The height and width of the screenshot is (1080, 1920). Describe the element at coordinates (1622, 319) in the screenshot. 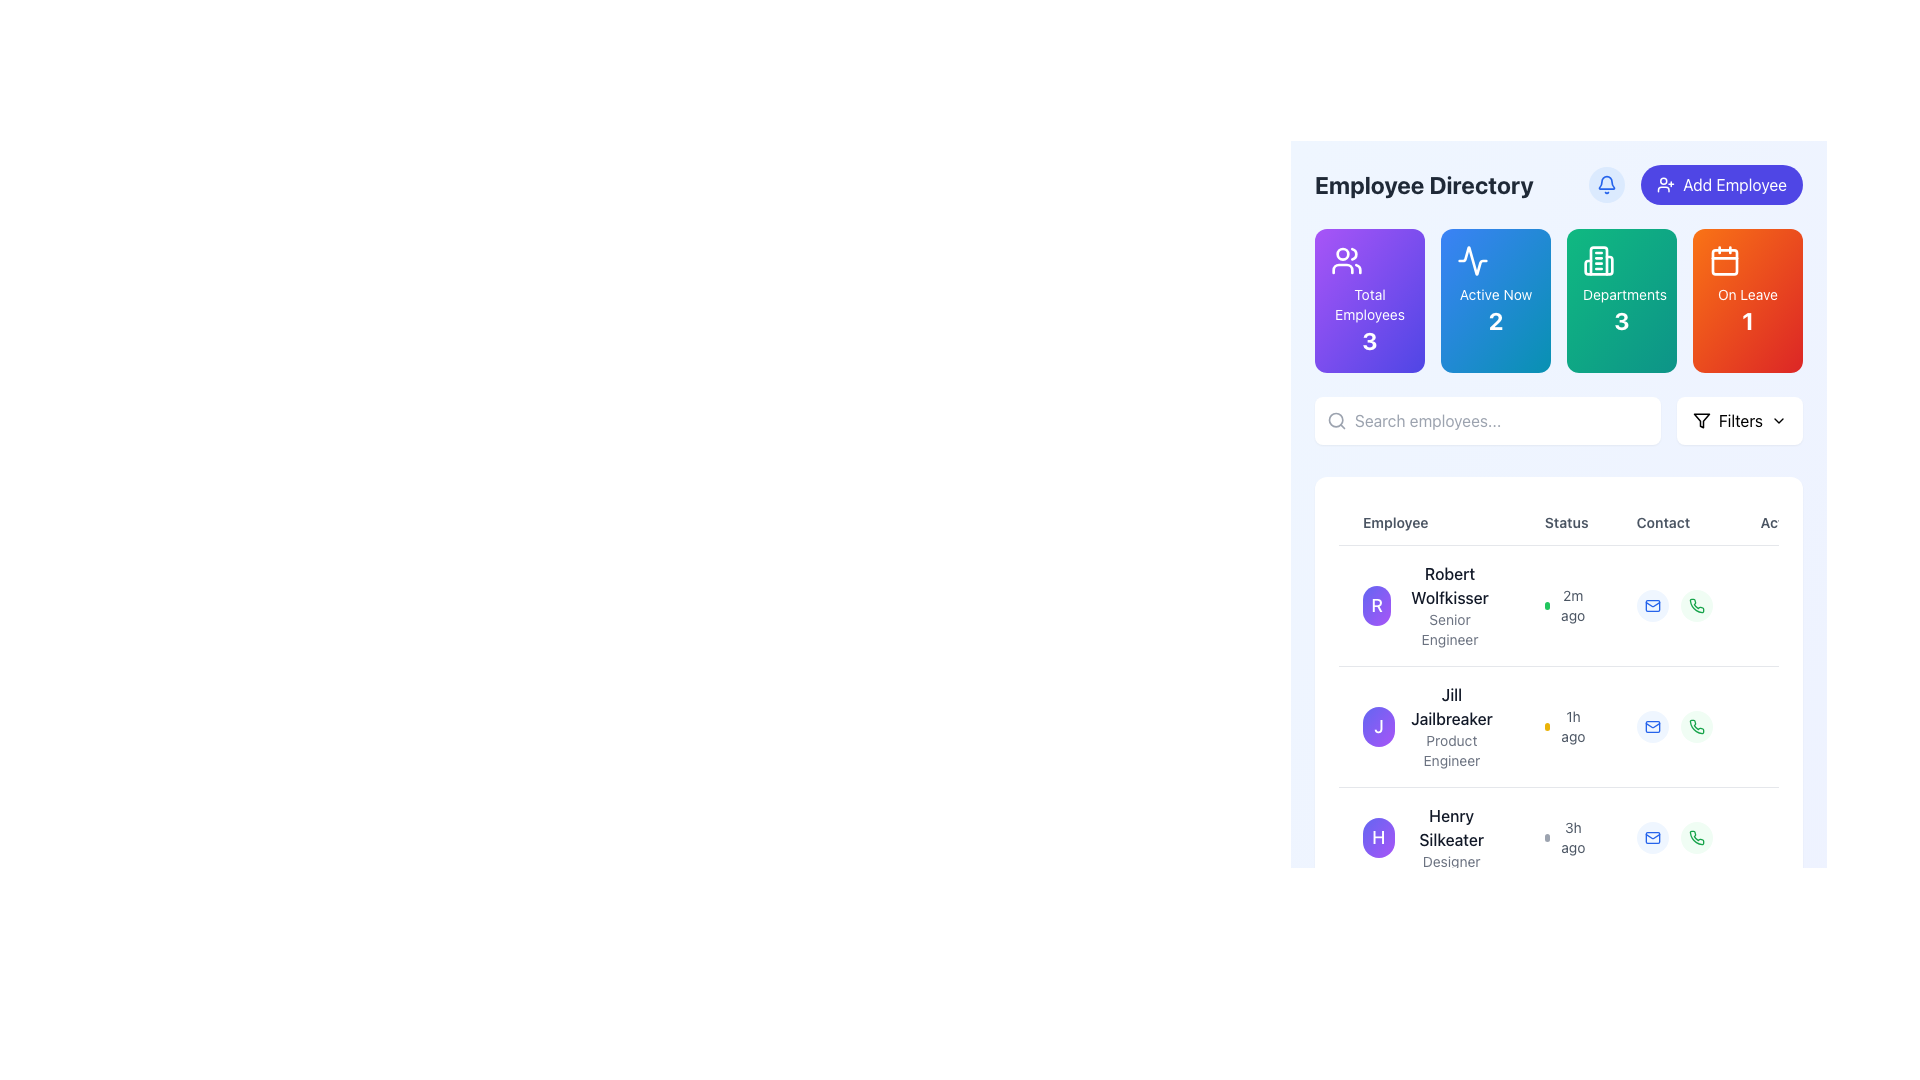

I see `the bold numeral '3' displayed in white on a green gradient background, located centrally within the third card labeled 'Departments'` at that location.